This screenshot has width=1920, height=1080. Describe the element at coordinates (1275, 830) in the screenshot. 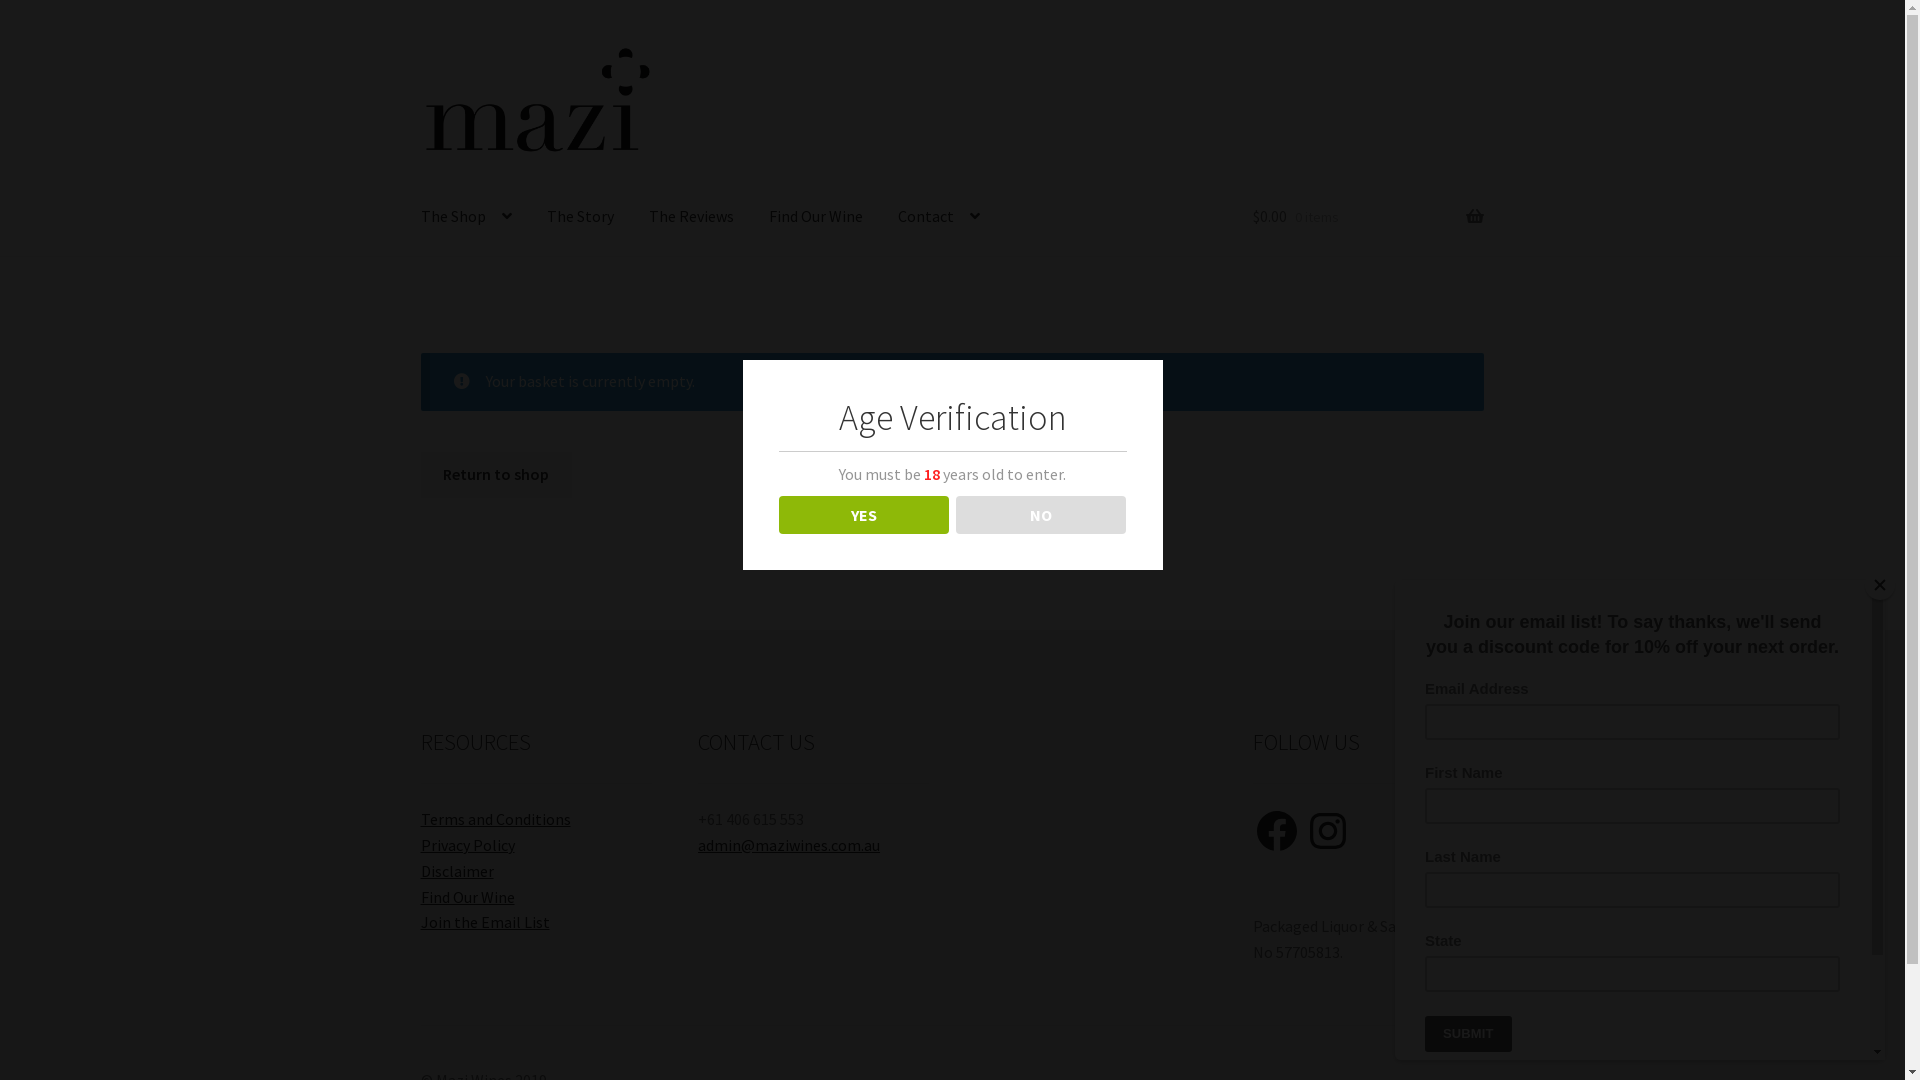

I see `'Facebook'` at that location.